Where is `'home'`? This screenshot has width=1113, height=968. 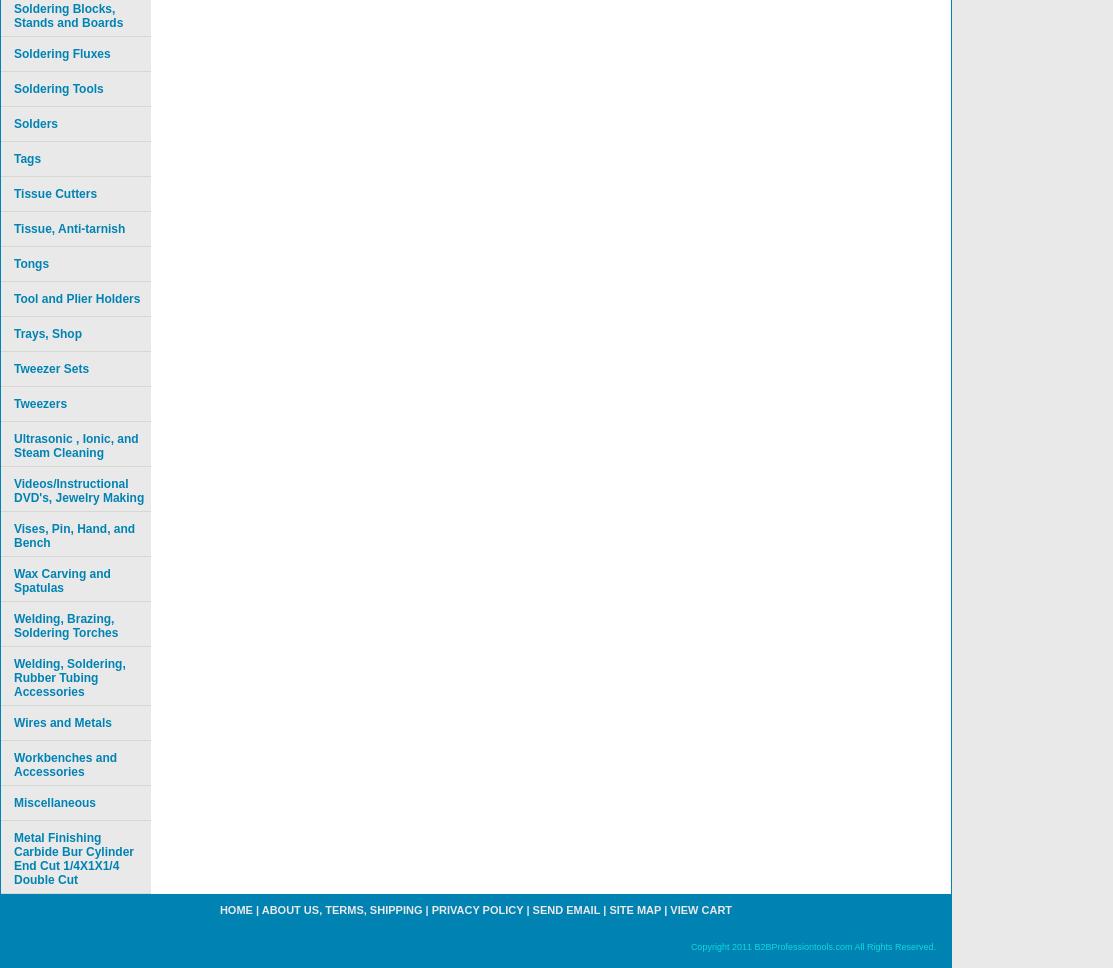
'home' is located at coordinates (235, 910).